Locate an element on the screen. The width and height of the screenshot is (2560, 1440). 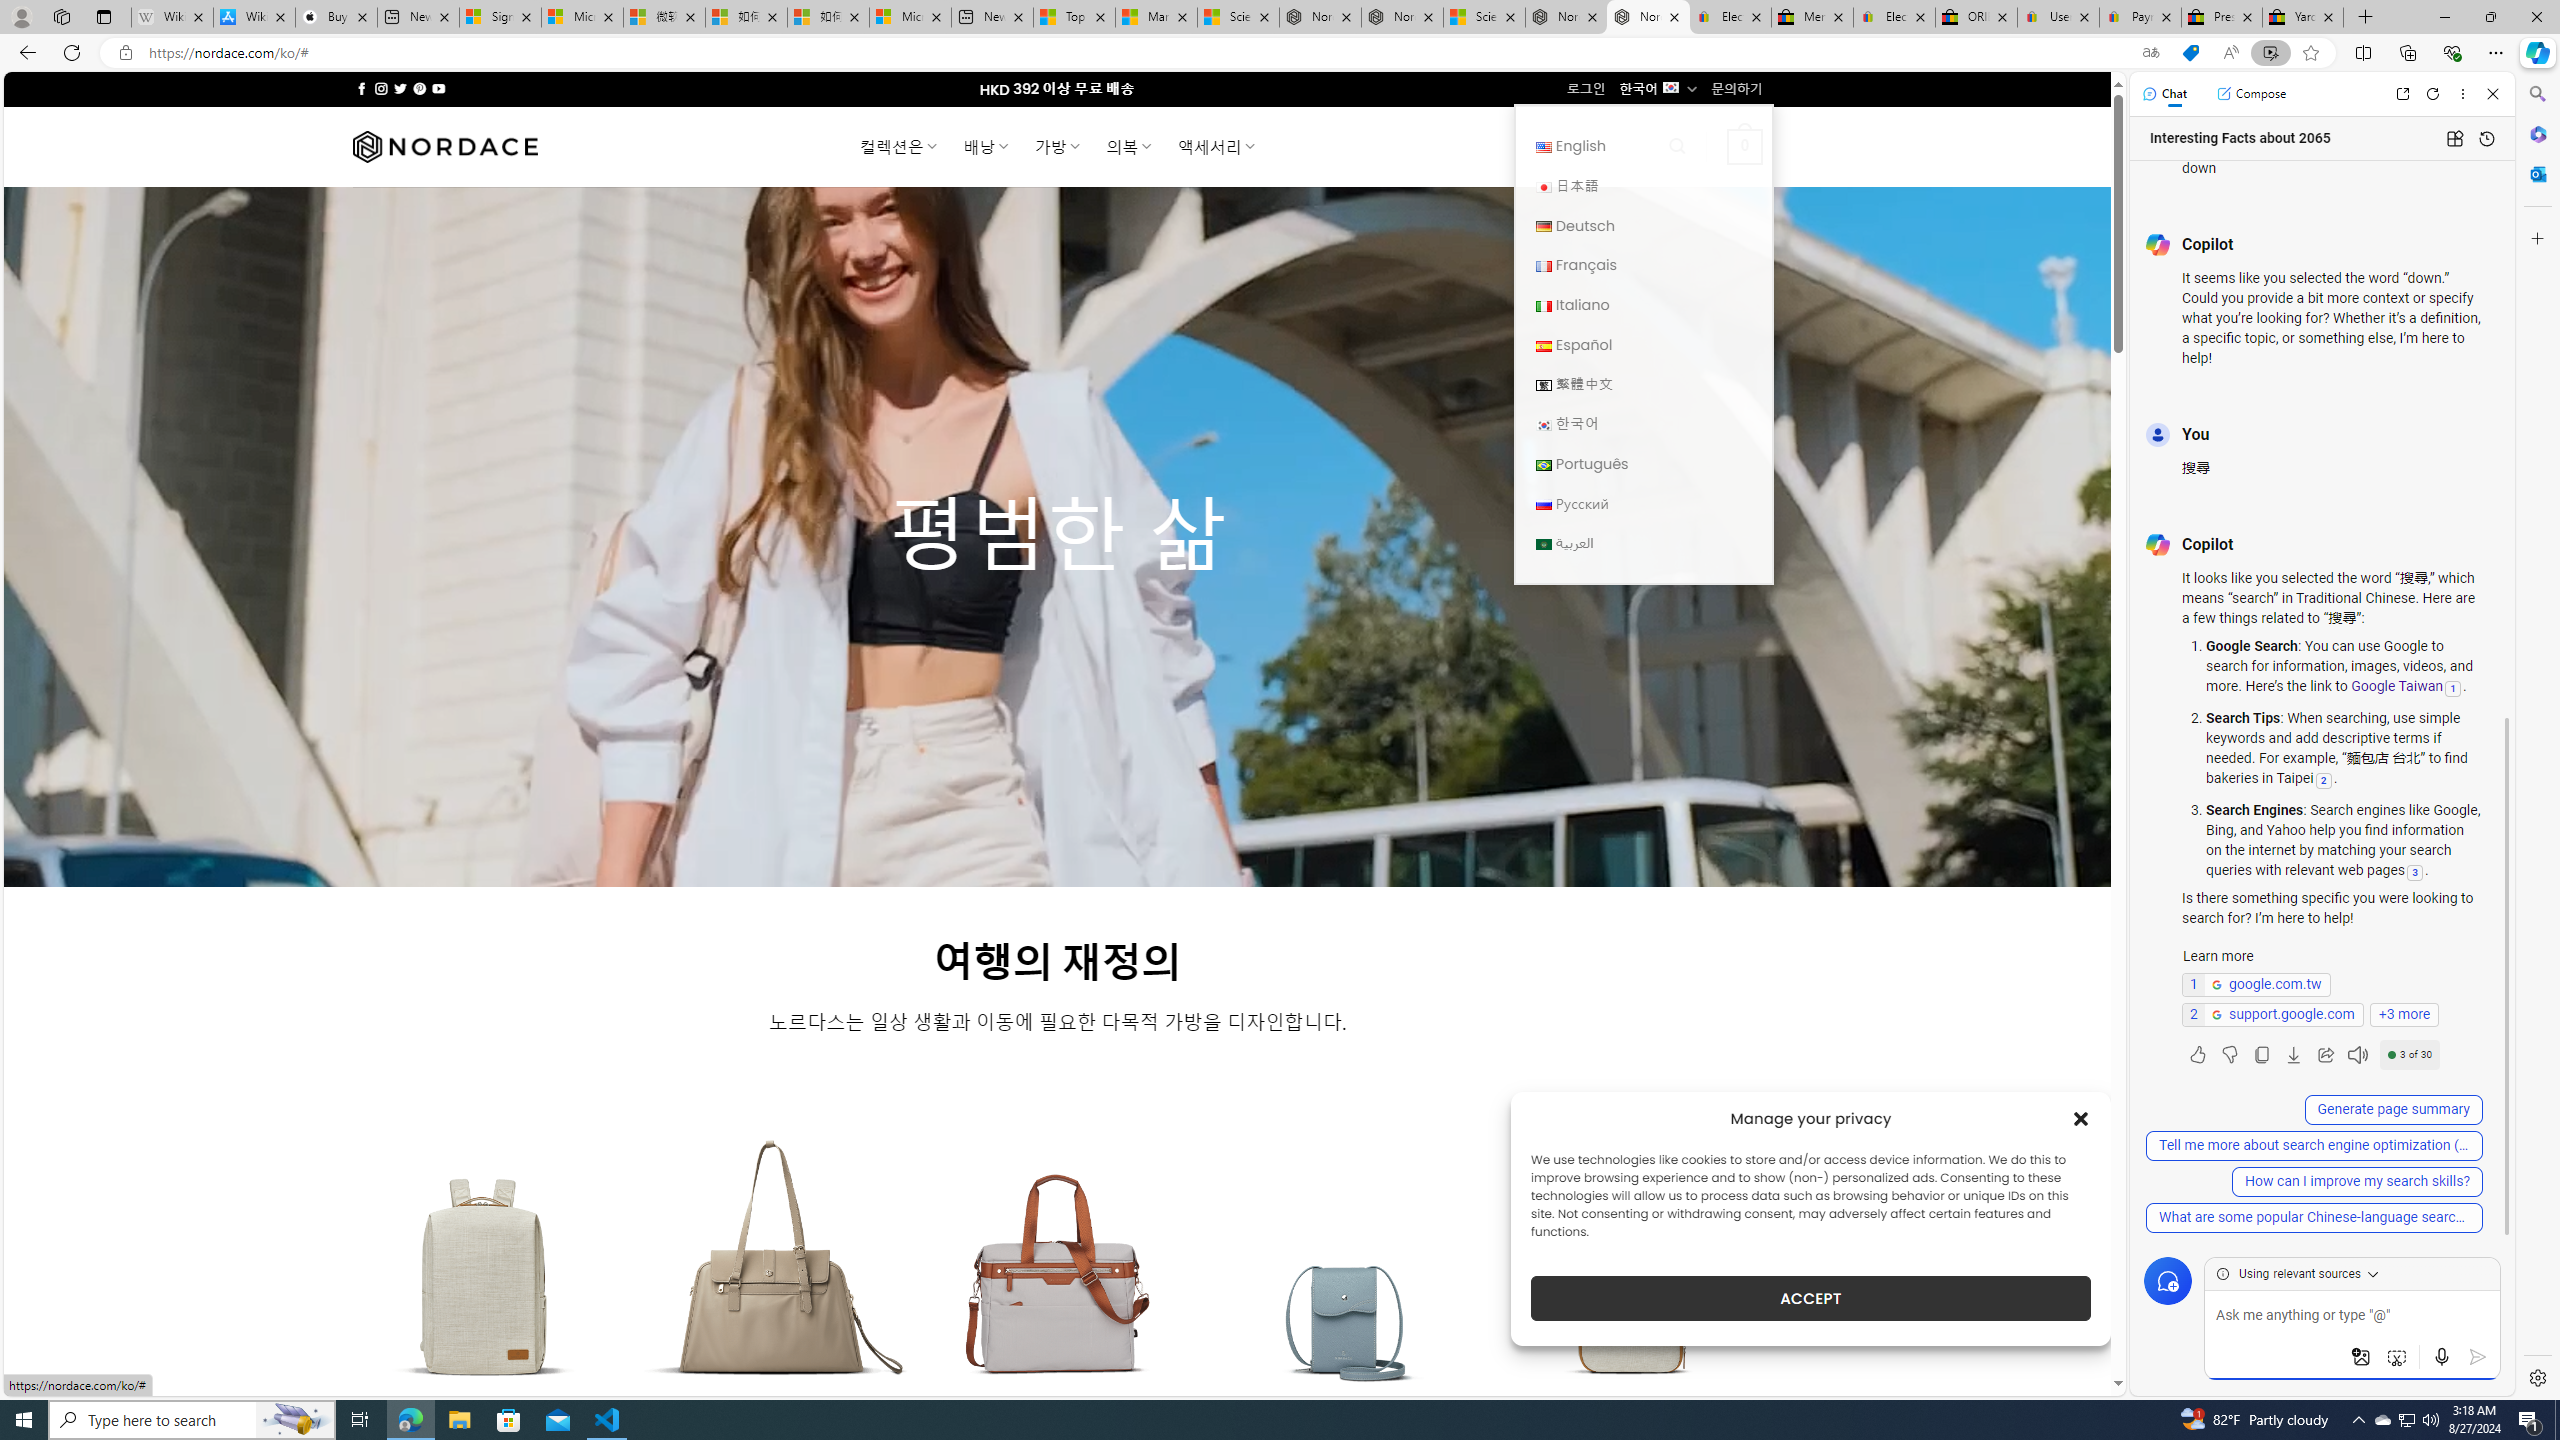
'Nordace - Home' is located at coordinates (1647, 16).